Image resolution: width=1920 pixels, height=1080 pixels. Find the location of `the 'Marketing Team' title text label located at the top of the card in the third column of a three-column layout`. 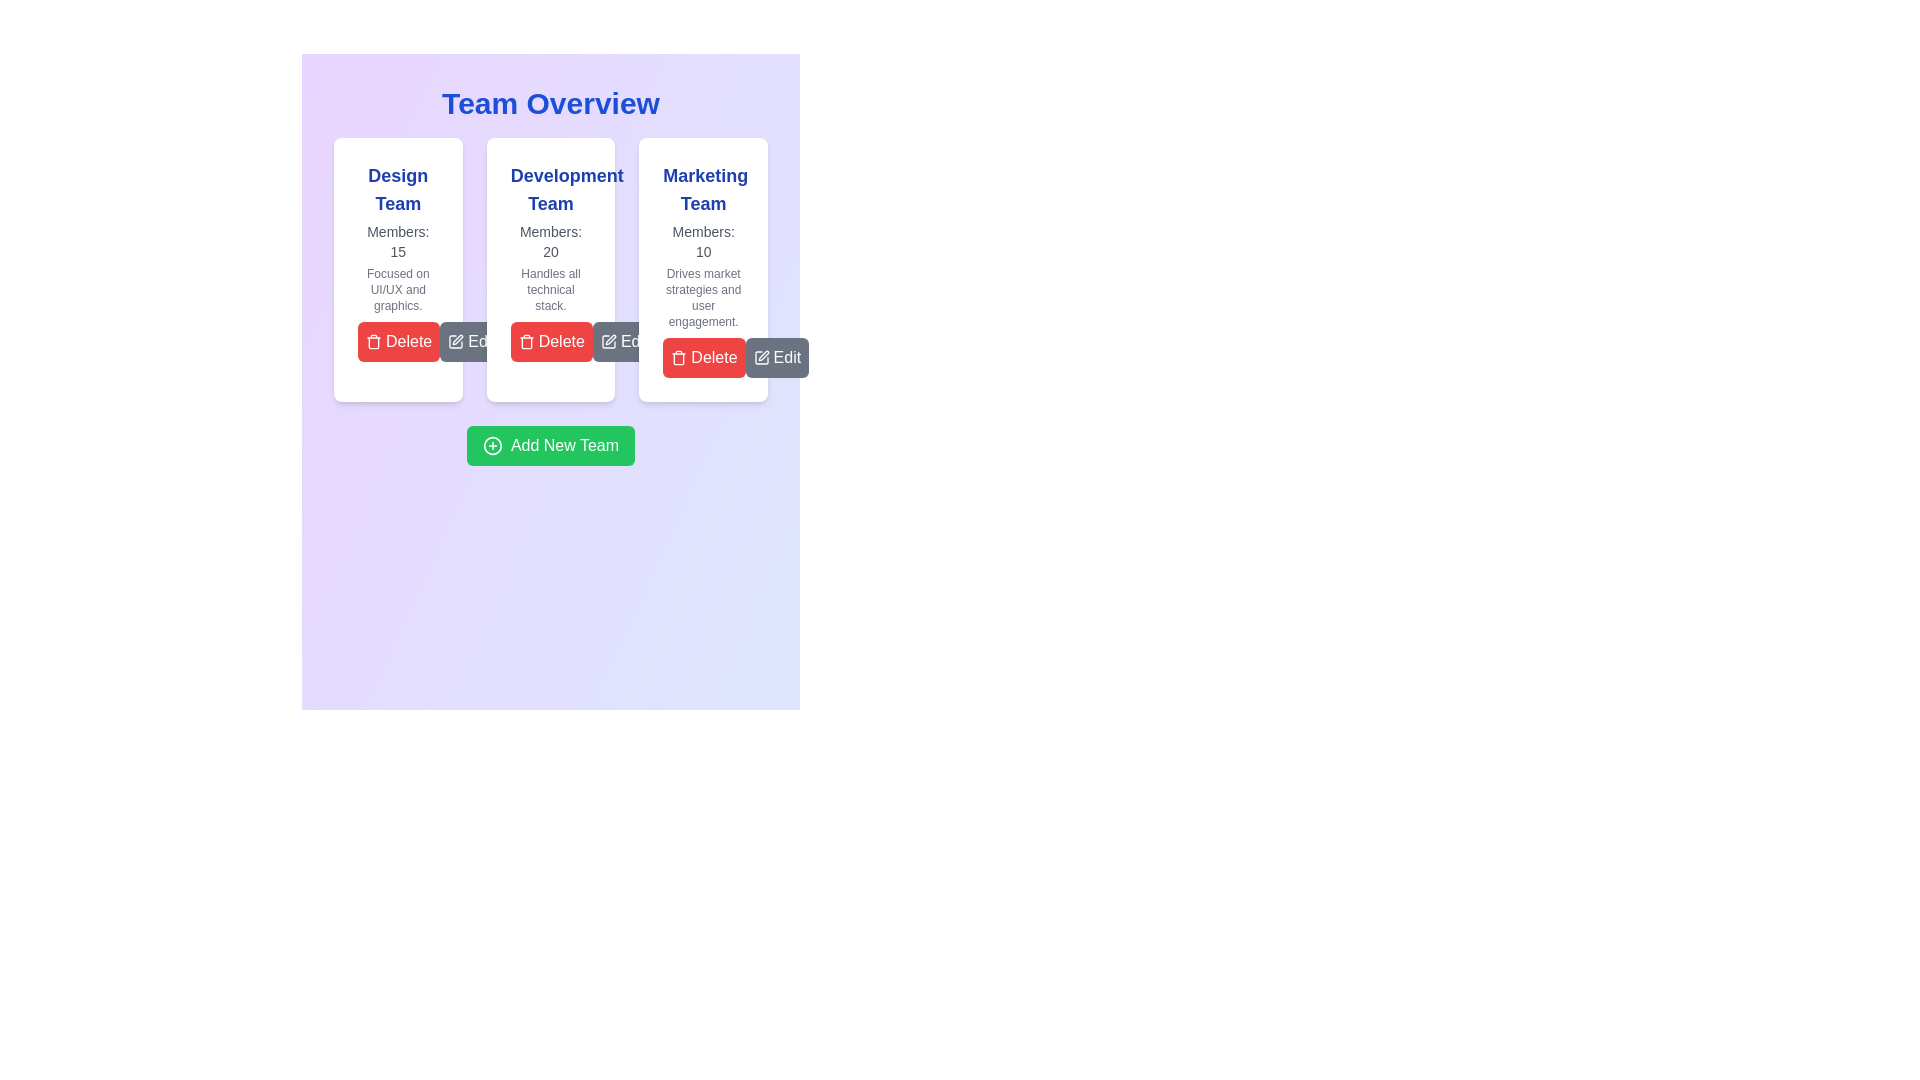

the 'Marketing Team' title text label located at the top of the card in the third column of a three-column layout is located at coordinates (703, 189).